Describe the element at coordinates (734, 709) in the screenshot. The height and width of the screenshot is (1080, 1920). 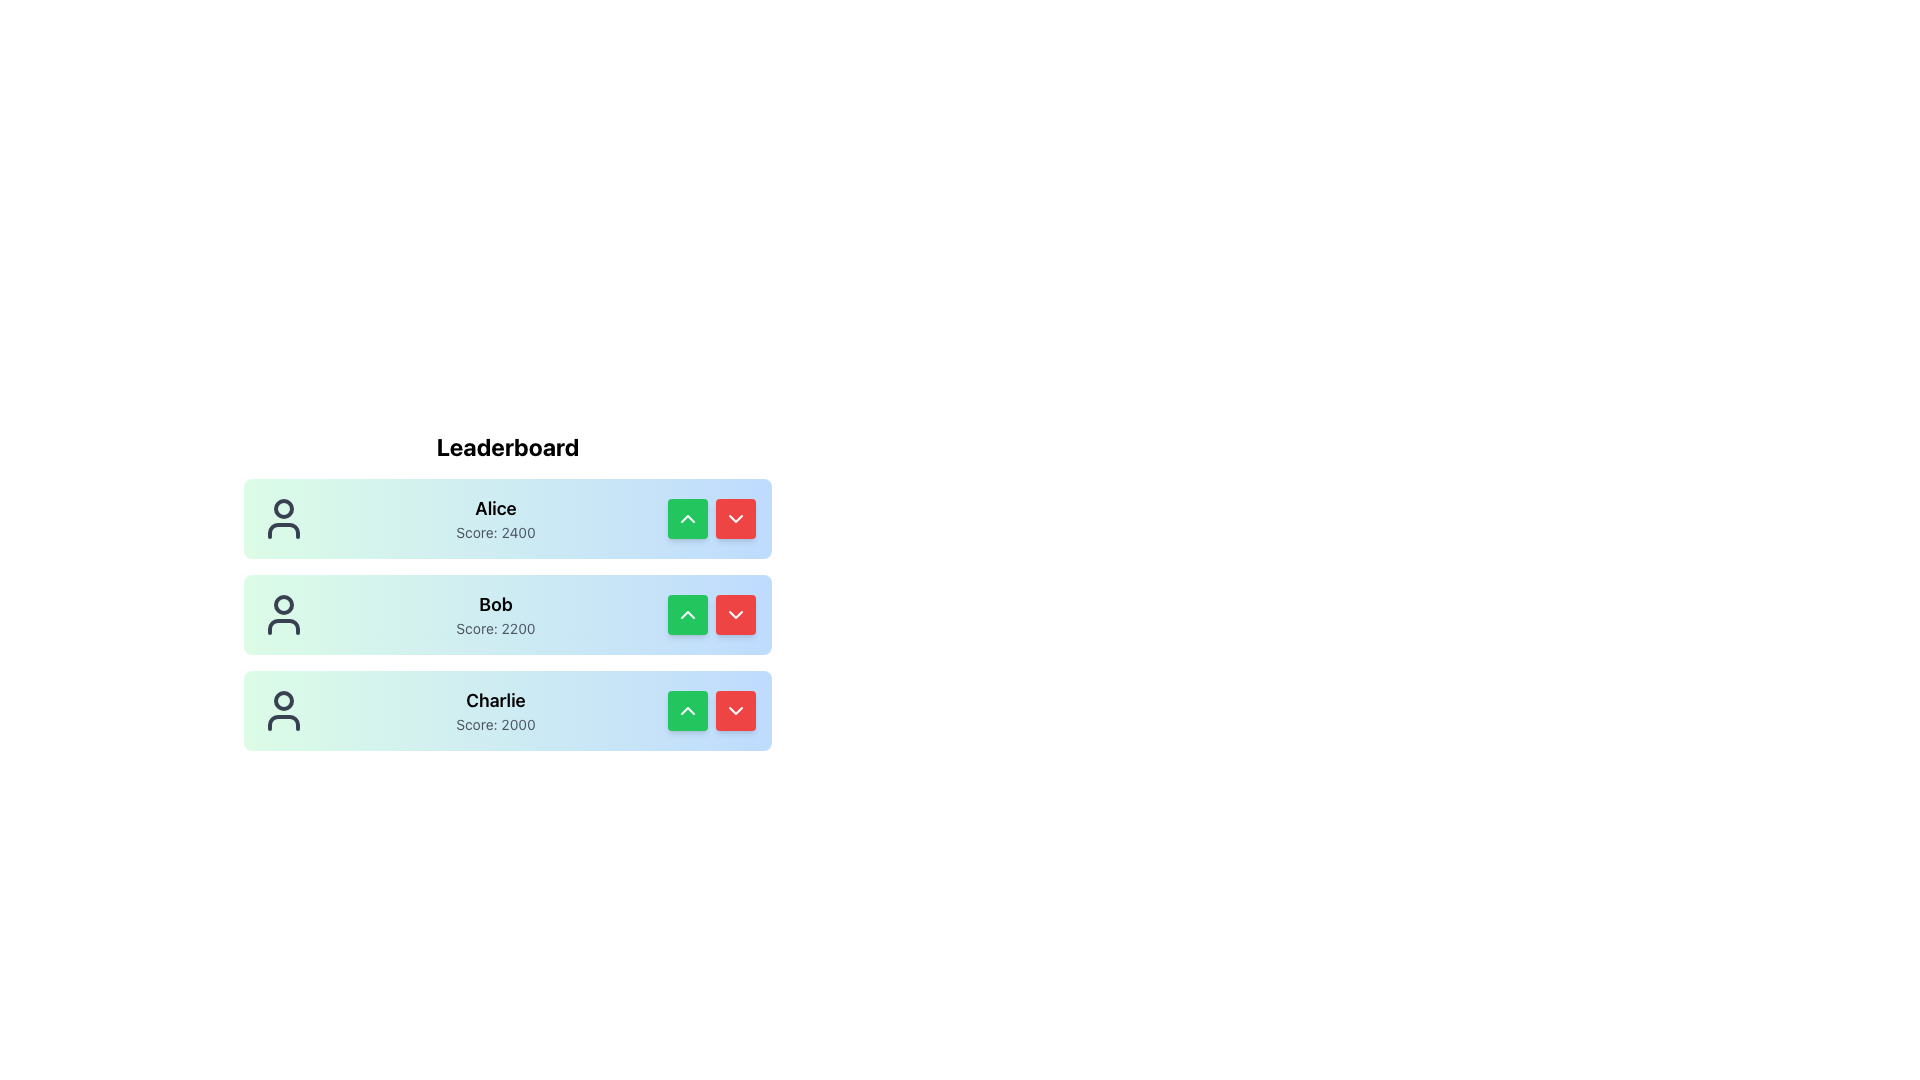
I see `the red button with rounded corners and a downward-pointing chevron icon located at the right end of the 'Charlie' leaderboard entry` at that location.